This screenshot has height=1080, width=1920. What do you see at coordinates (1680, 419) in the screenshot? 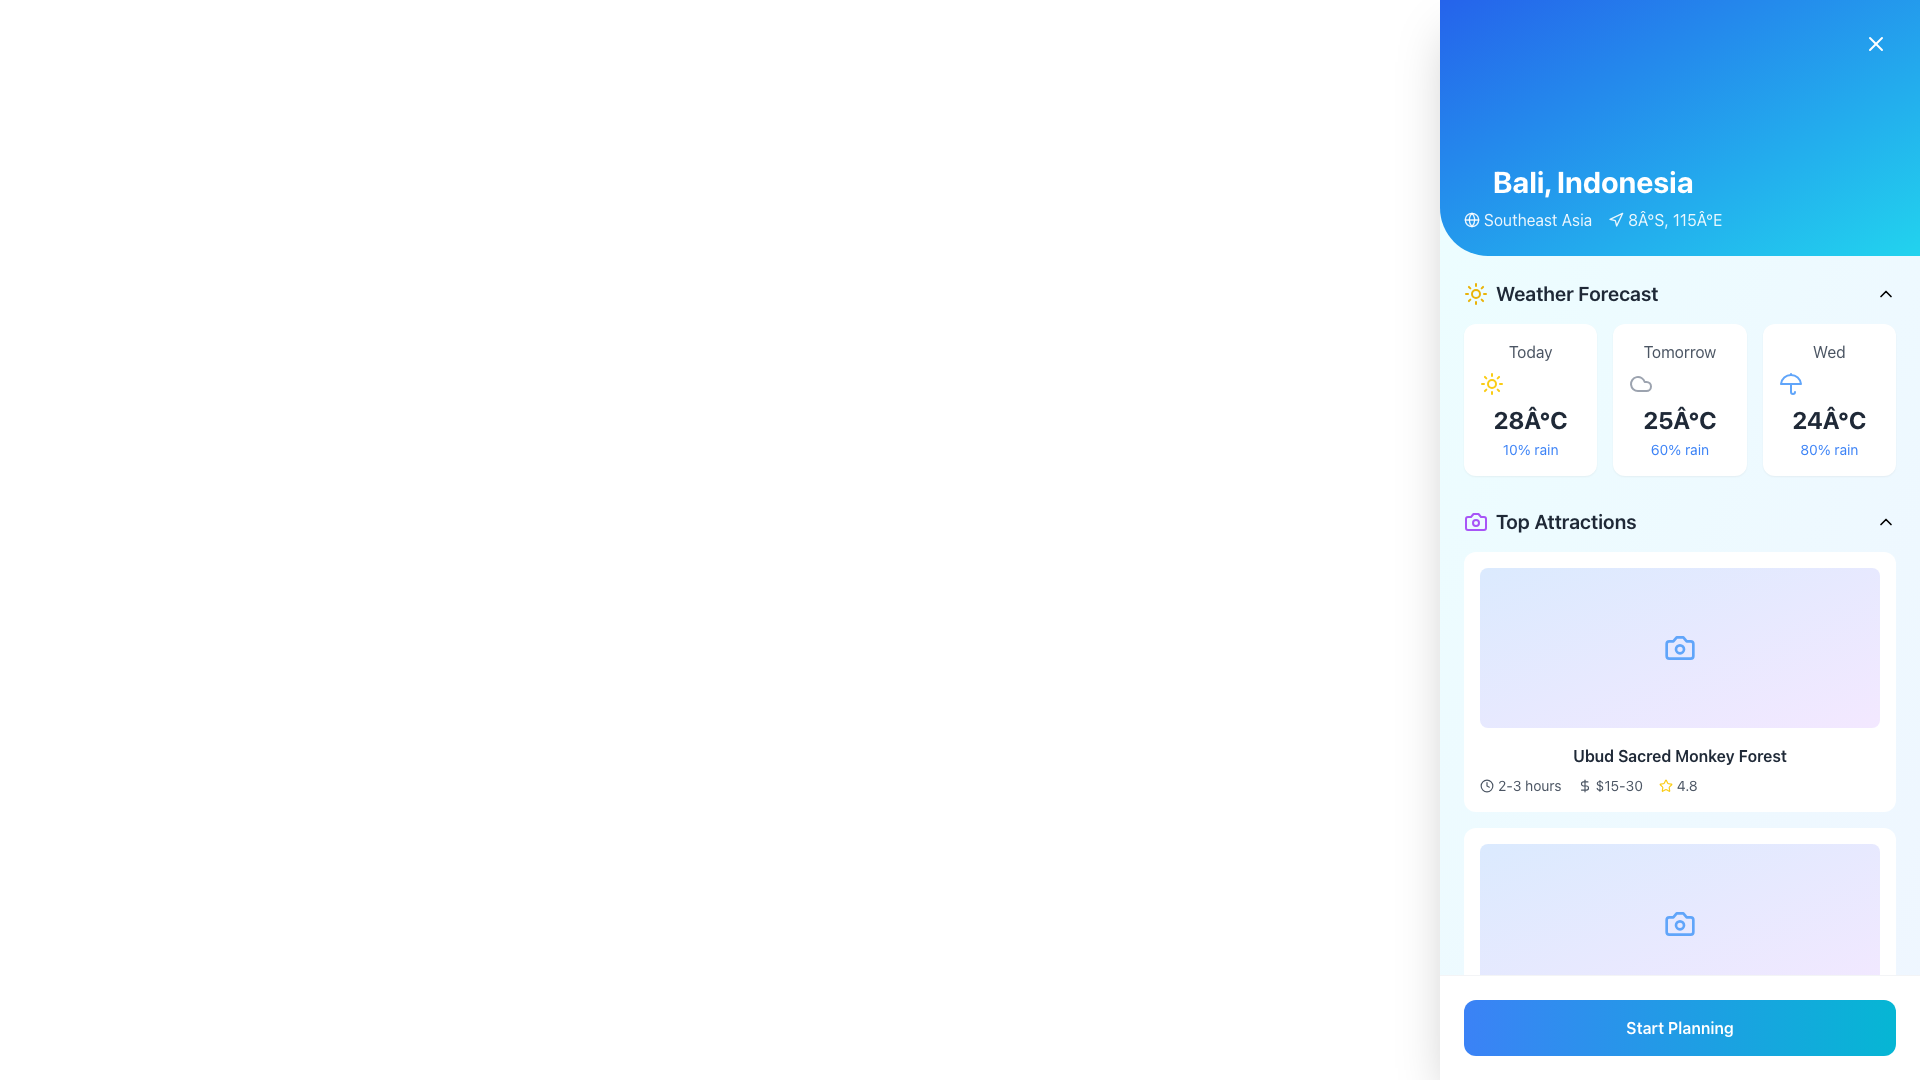
I see `the Static Text Label displaying '25Â°C', which is located in the middle portion of the 'Tomorrow' card in the Weather Forecast section` at bounding box center [1680, 419].